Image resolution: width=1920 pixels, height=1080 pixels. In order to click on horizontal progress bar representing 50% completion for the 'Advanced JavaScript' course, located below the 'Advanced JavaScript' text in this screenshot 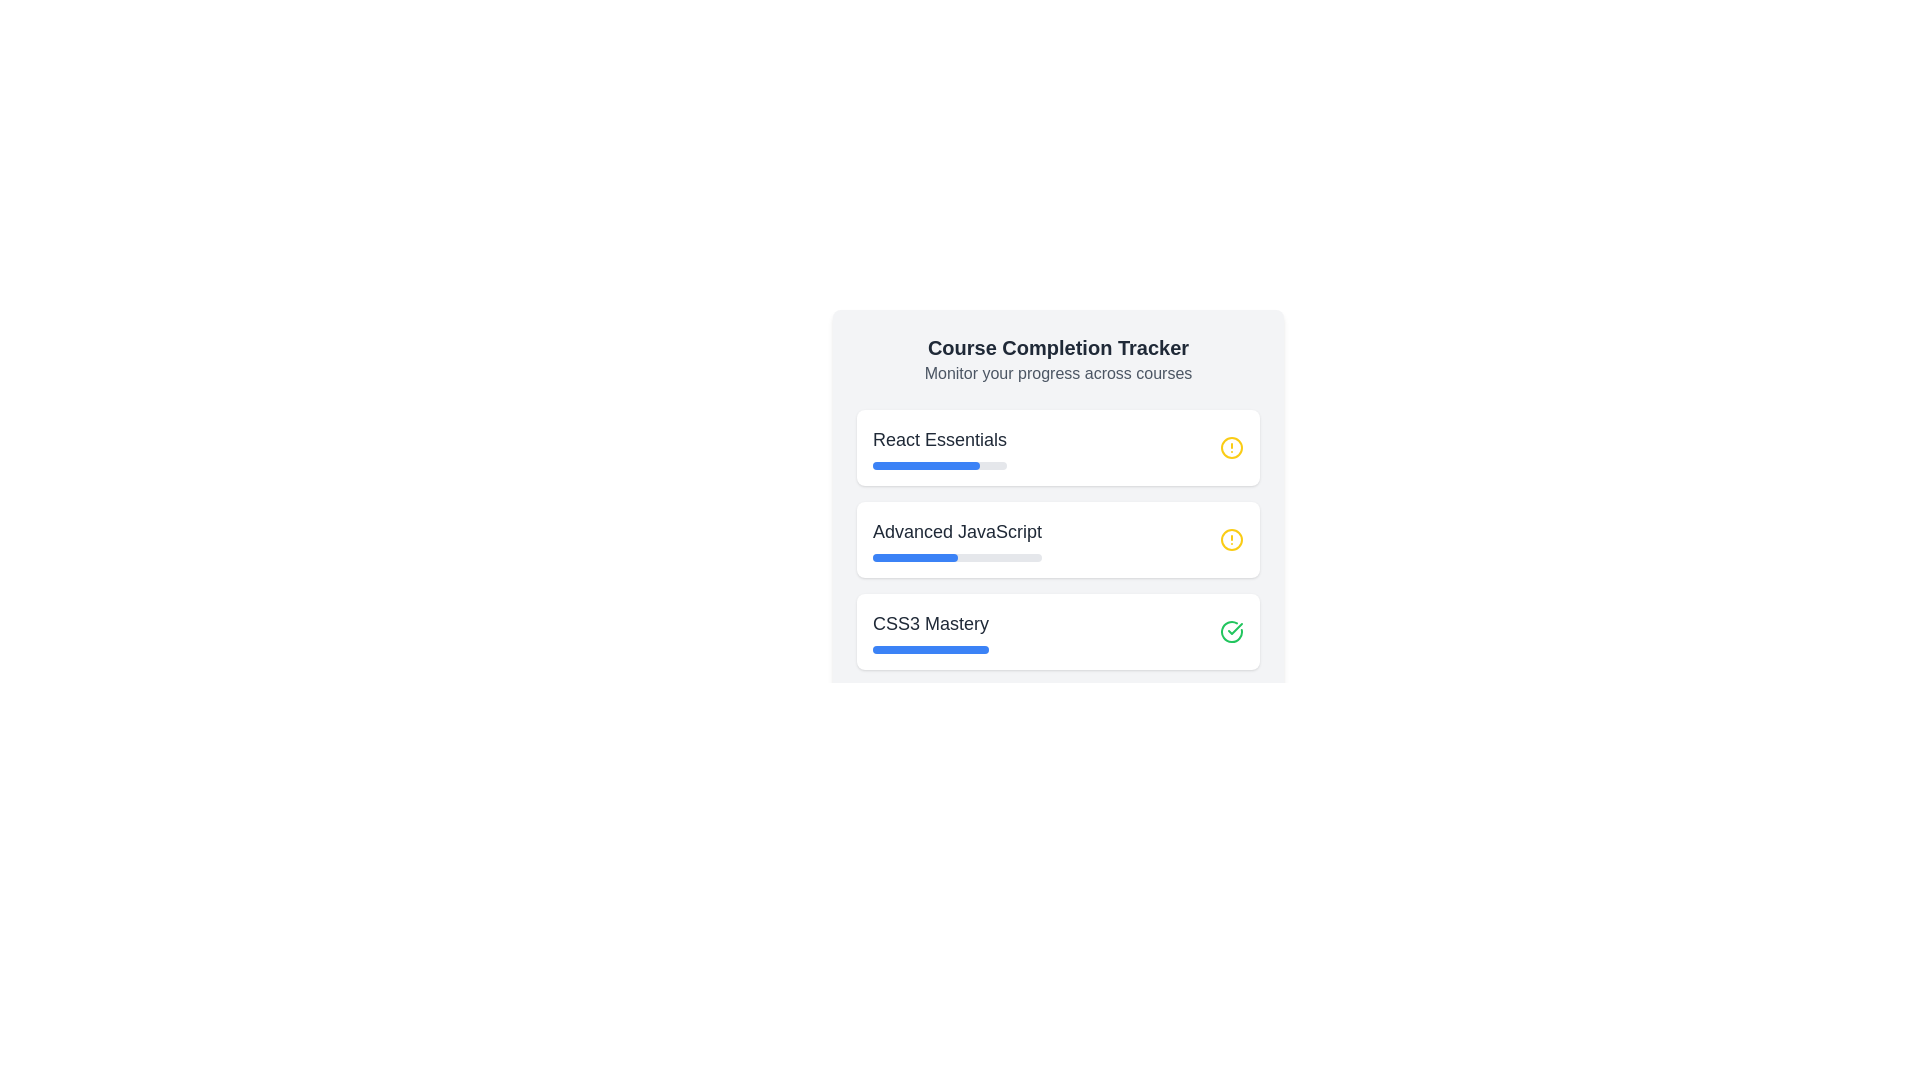, I will do `click(956, 558)`.